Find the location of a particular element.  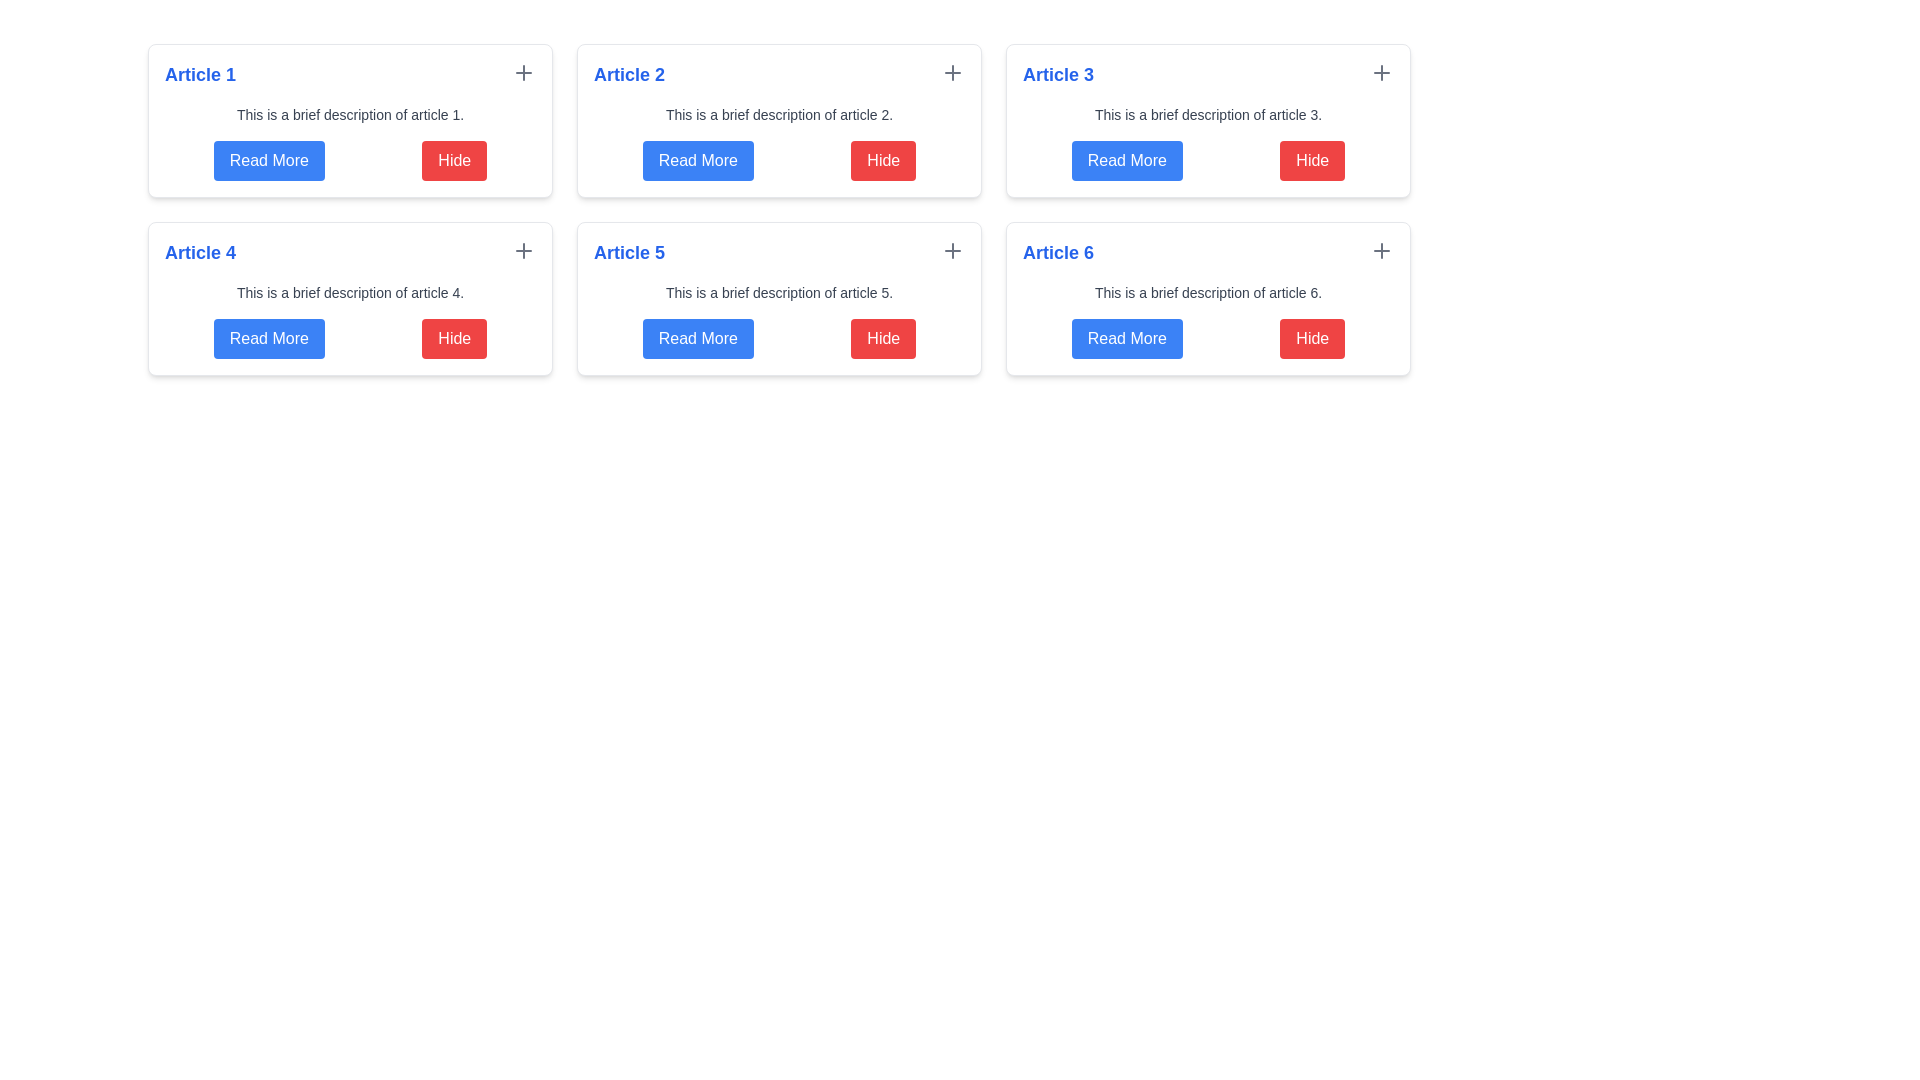

the text label that says 'This is a brief description of article 2.', which is located beneath the title 'Article 2' in the card for 'Article 2' is located at coordinates (778, 115).